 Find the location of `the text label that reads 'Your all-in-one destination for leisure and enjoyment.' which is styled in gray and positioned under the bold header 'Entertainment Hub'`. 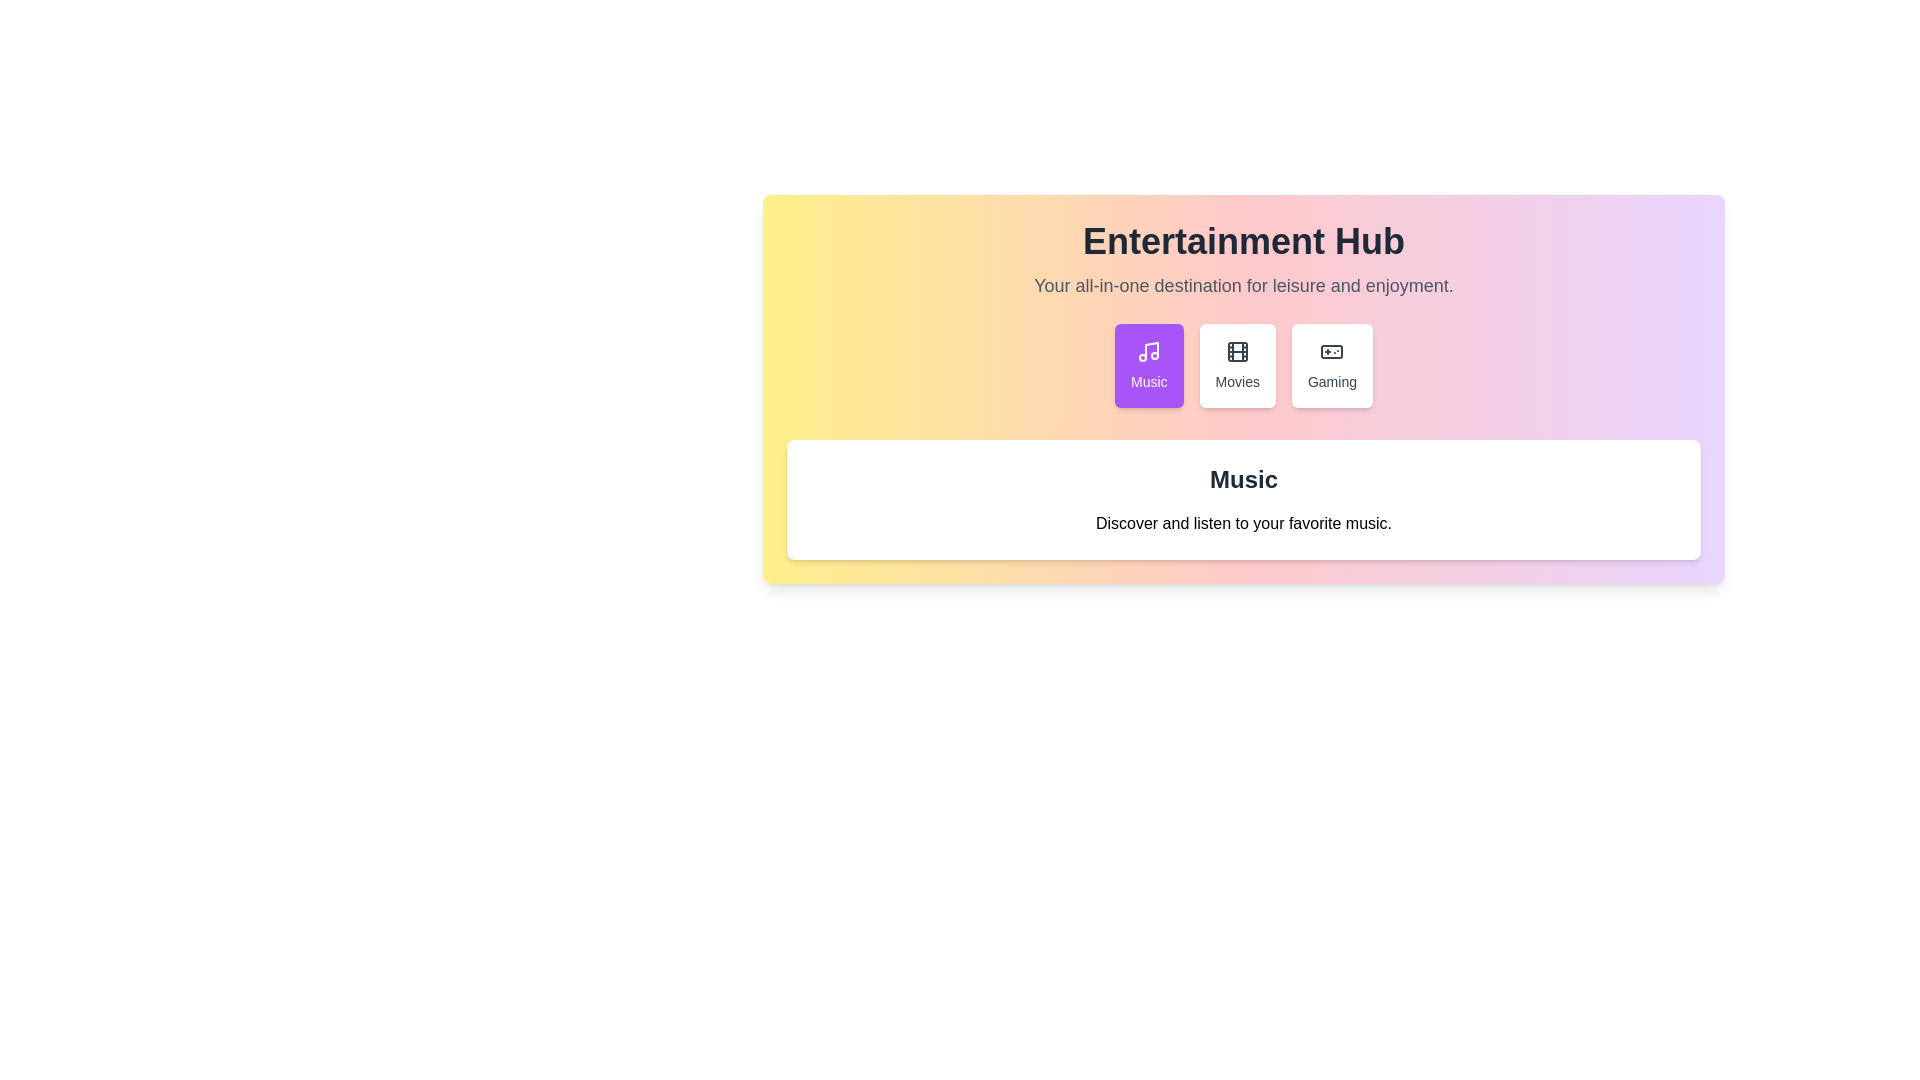

the text label that reads 'Your all-in-one destination for leisure and enjoyment.' which is styled in gray and positioned under the bold header 'Entertainment Hub' is located at coordinates (1242, 285).